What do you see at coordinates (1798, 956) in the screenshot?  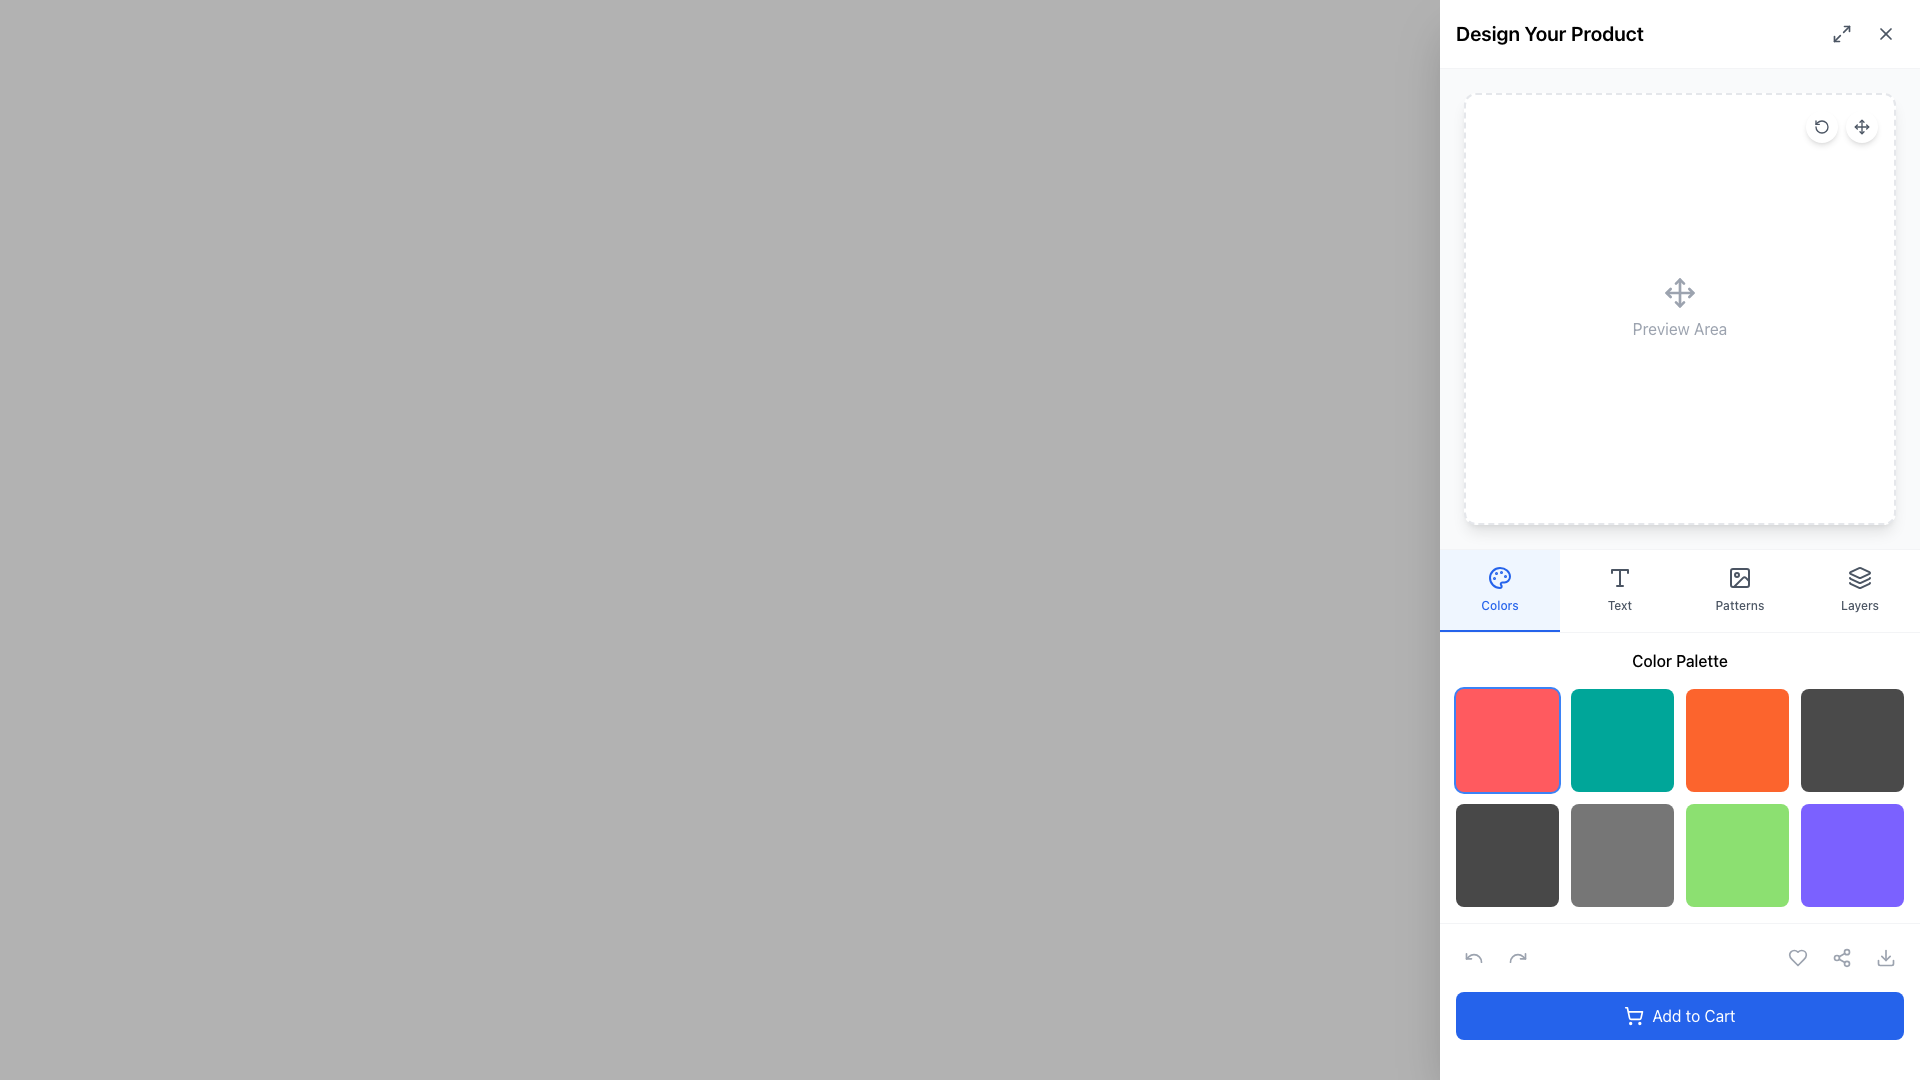 I see `the heart icon` at bounding box center [1798, 956].